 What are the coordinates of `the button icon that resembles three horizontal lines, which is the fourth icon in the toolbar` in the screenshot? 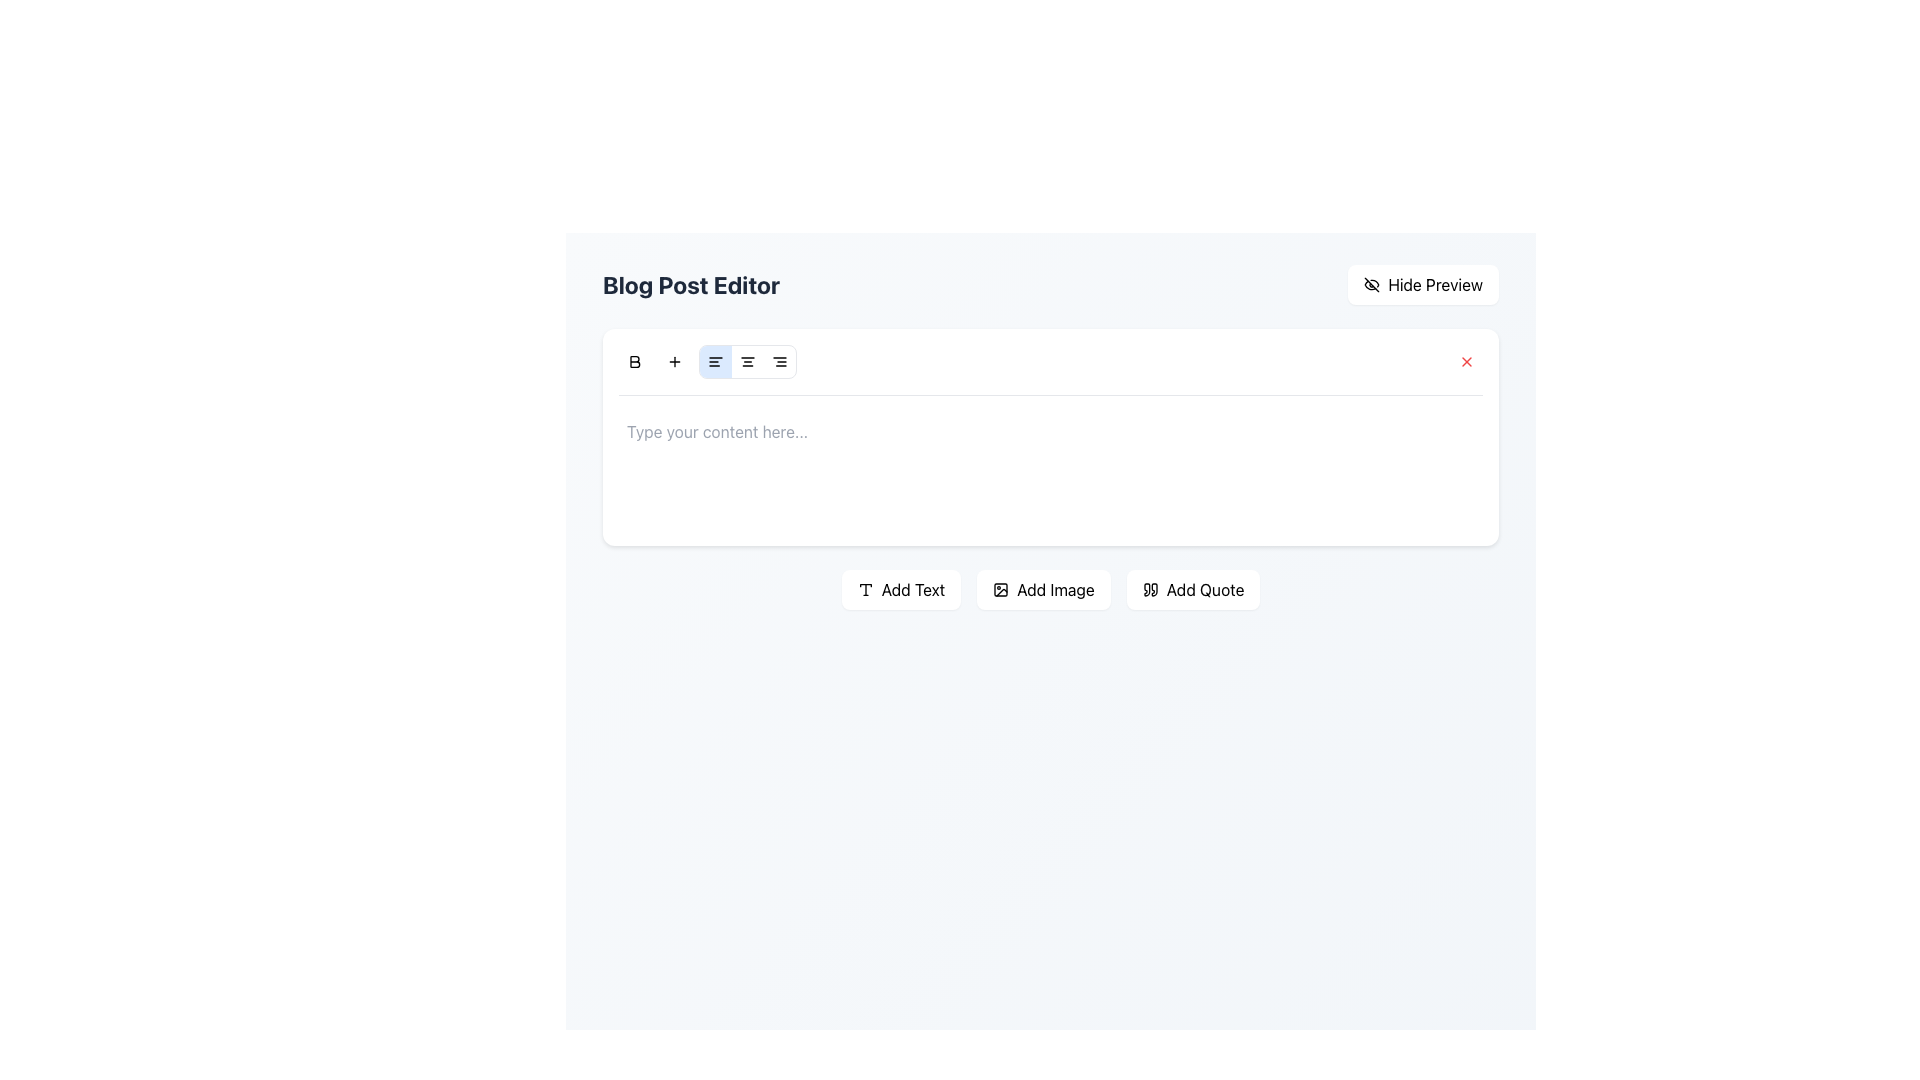 It's located at (778, 362).